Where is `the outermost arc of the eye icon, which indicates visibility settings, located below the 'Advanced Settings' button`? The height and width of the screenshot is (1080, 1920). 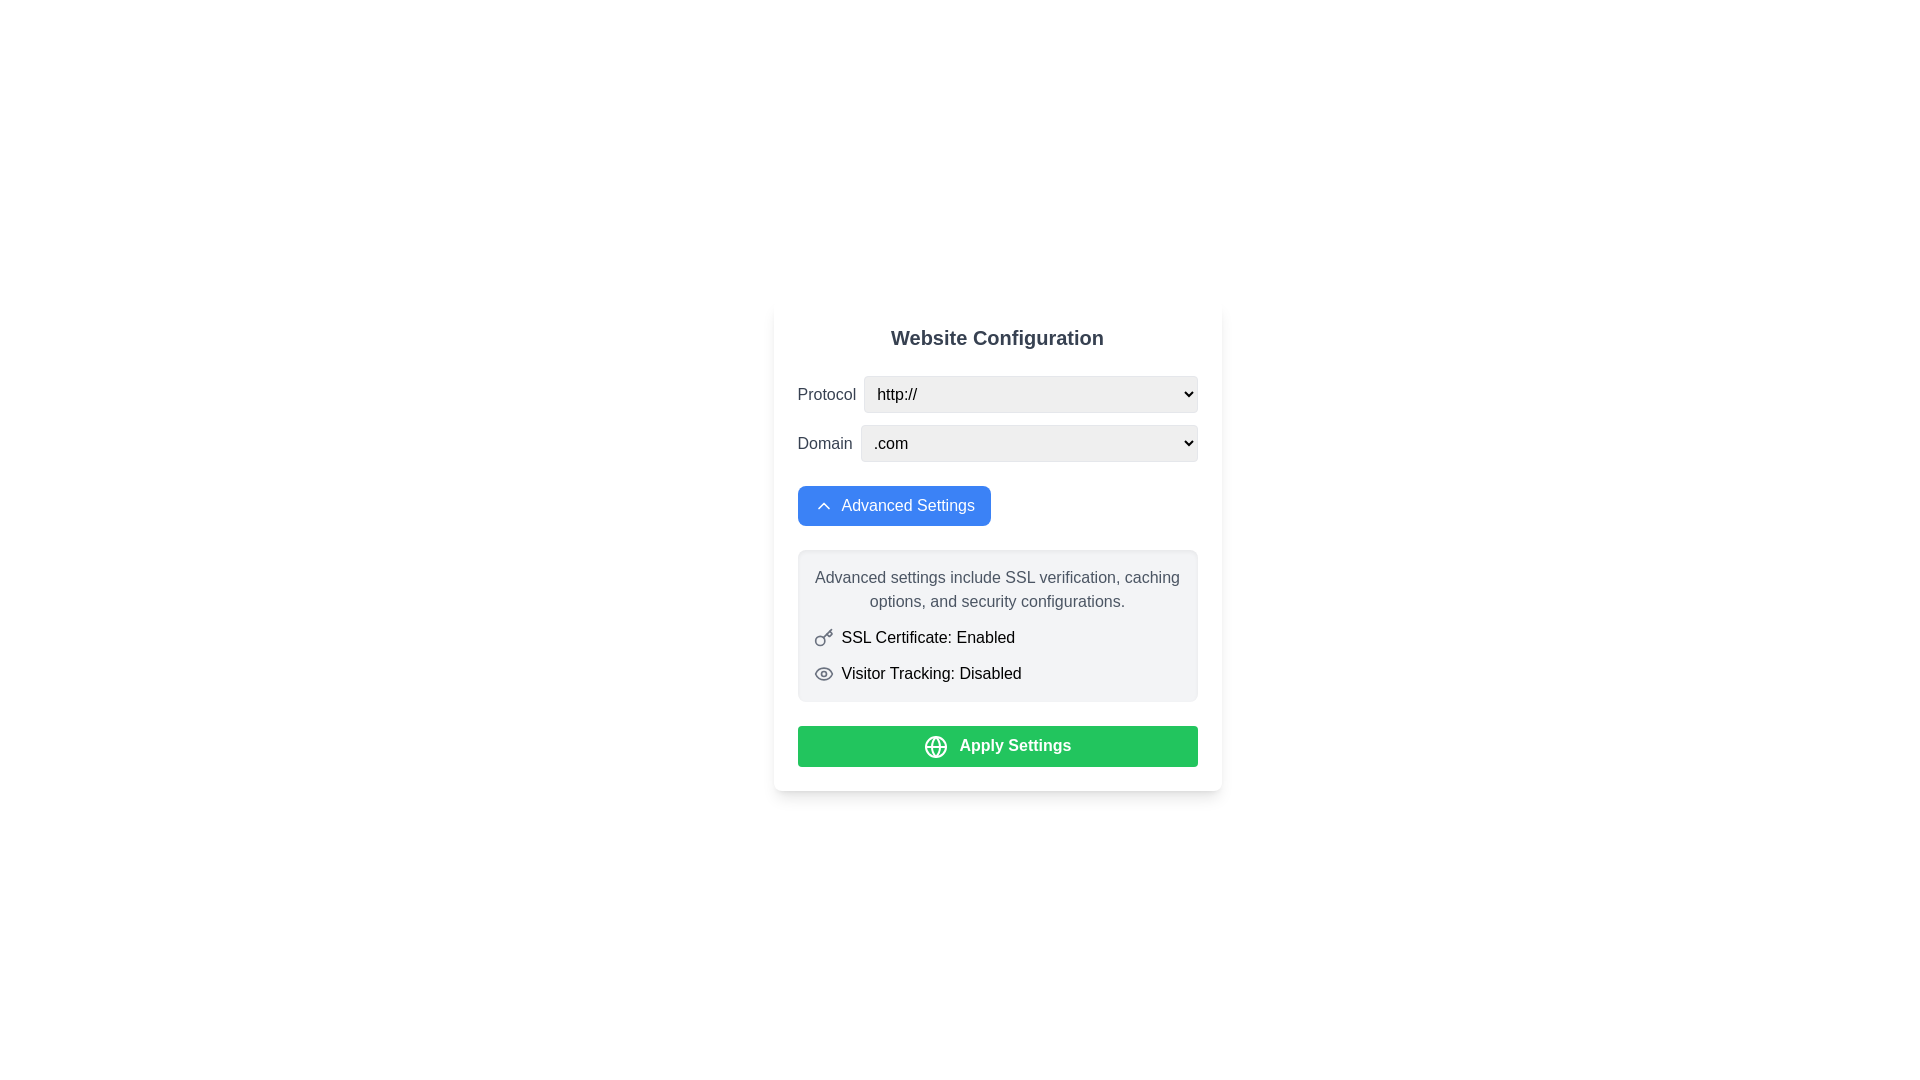 the outermost arc of the eye icon, which indicates visibility settings, located below the 'Advanced Settings' button is located at coordinates (823, 674).